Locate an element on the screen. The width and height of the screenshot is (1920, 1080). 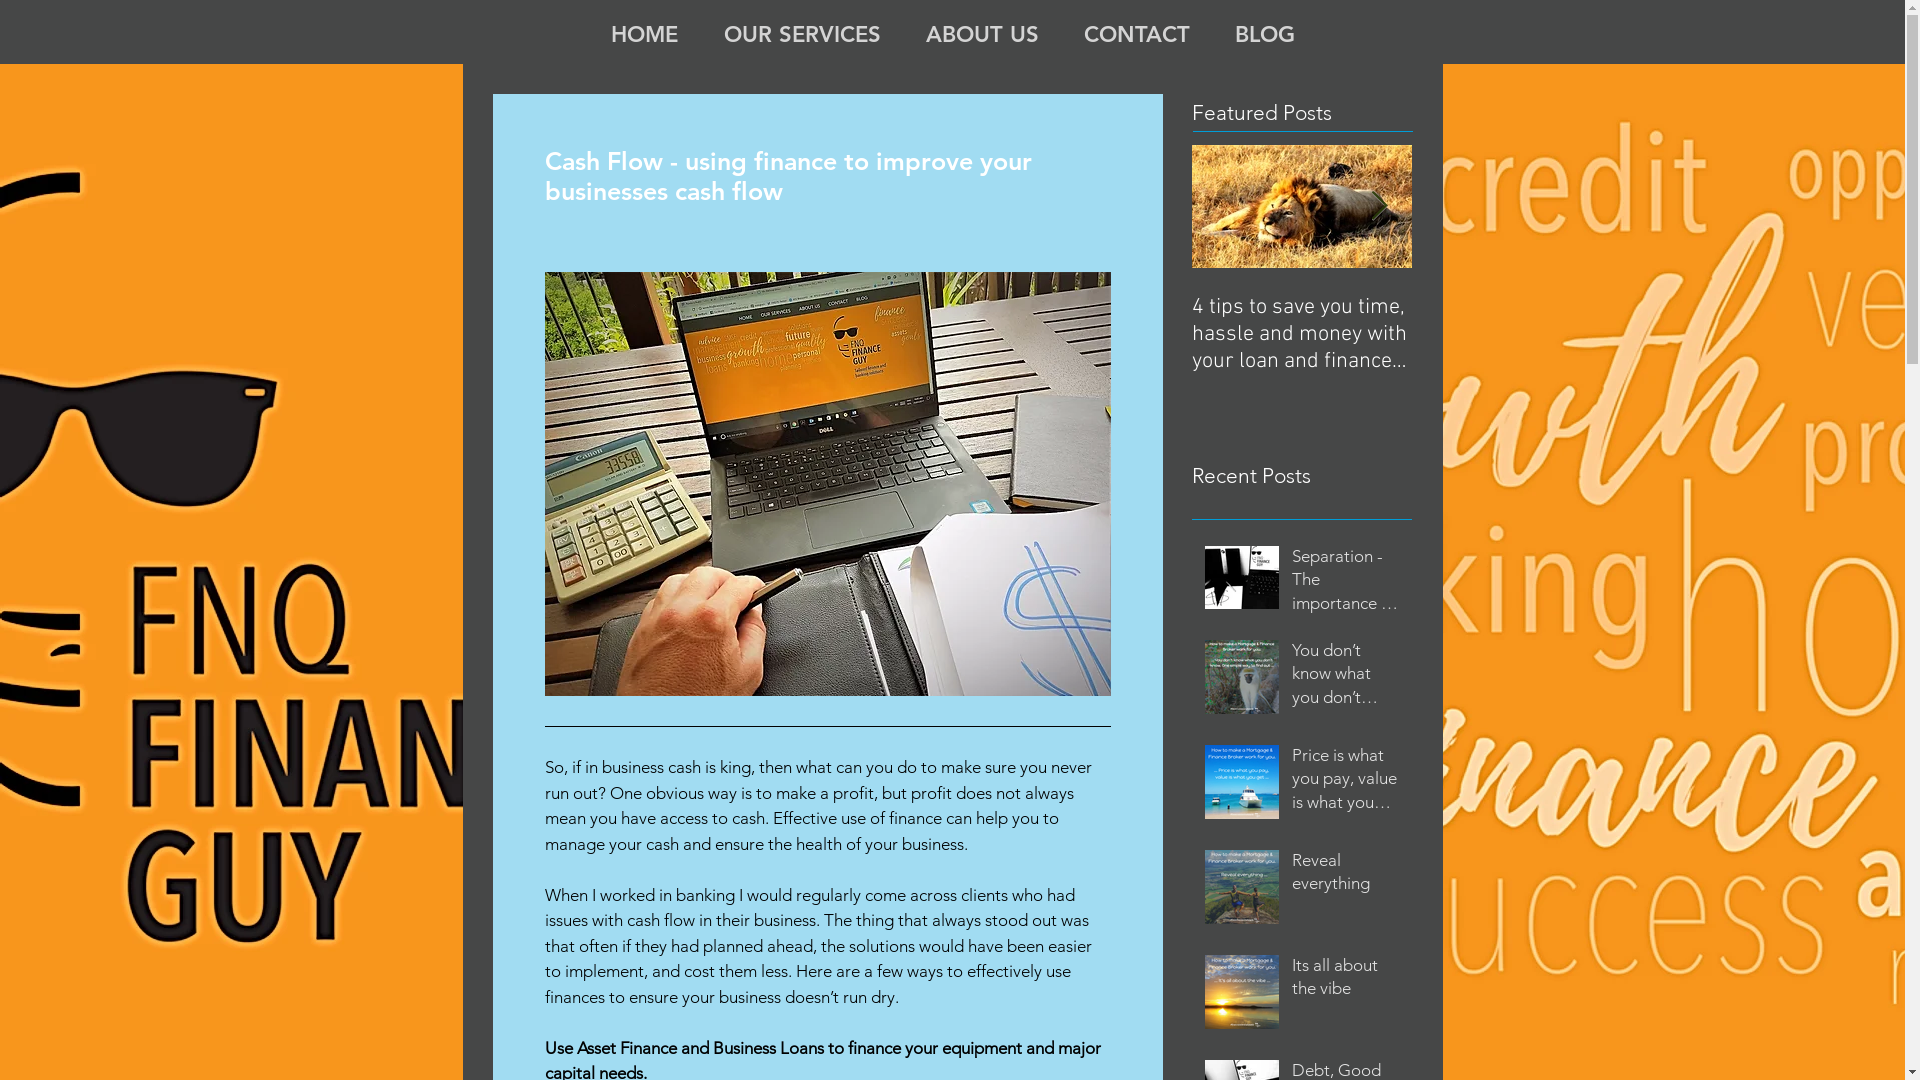
'OUR SERVICES' is located at coordinates (801, 31).